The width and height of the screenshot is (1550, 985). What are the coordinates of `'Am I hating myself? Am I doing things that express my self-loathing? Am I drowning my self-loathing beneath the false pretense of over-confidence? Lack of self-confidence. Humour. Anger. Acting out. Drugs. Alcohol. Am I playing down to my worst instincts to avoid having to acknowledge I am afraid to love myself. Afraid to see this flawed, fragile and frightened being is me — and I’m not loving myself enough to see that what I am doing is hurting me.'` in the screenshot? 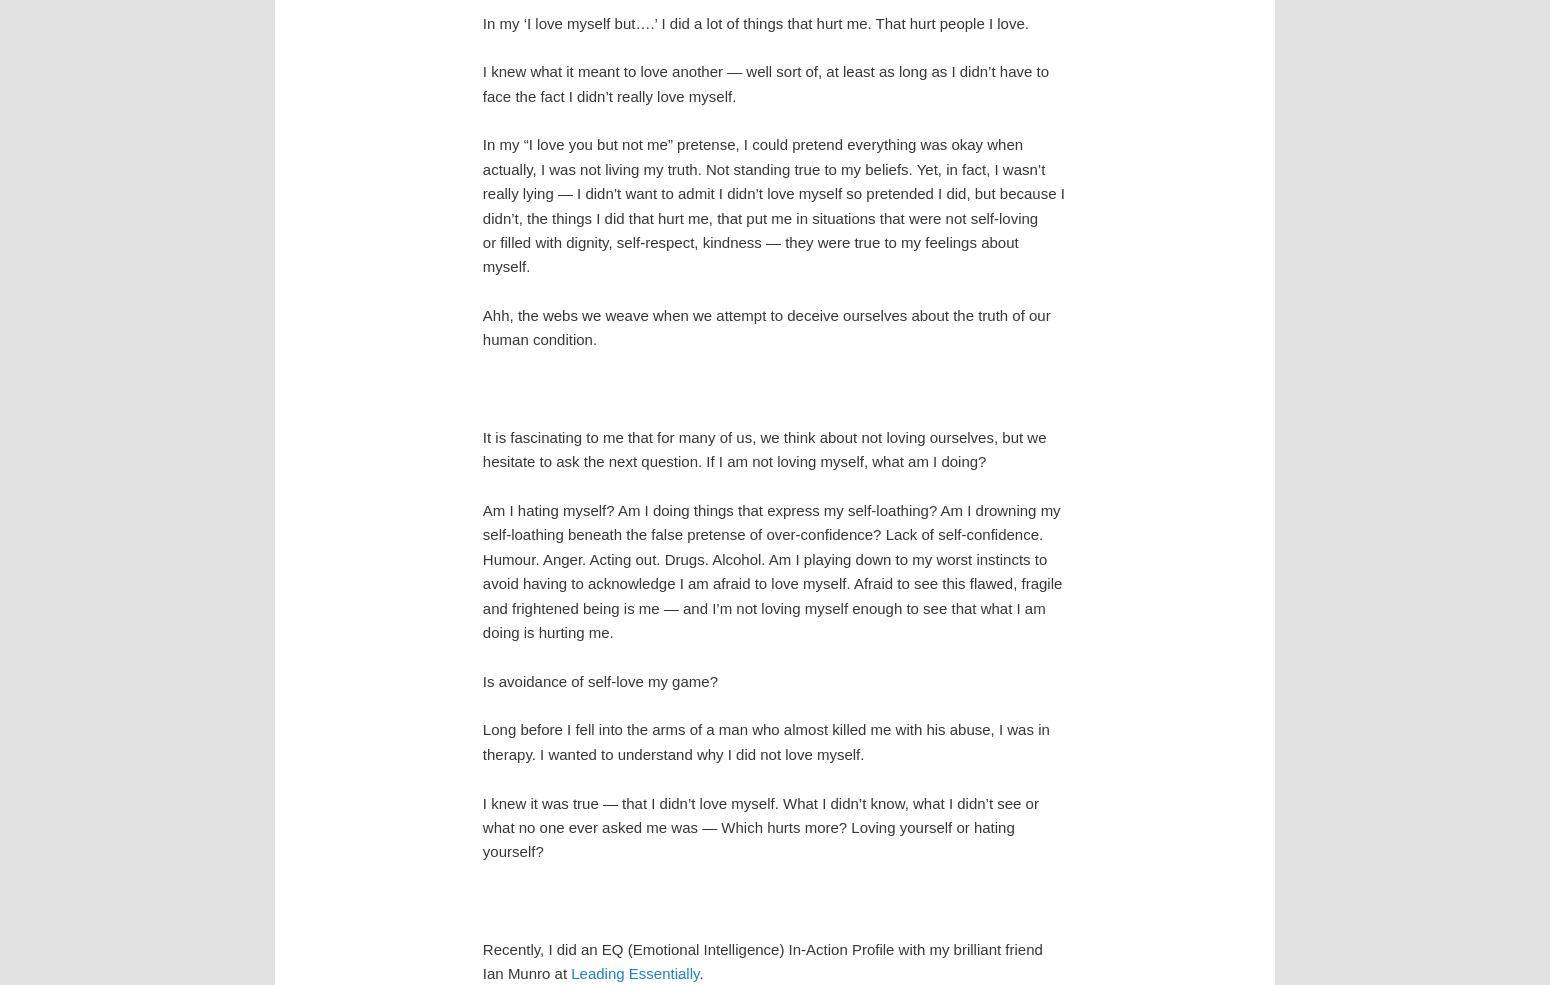 It's located at (481, 571).